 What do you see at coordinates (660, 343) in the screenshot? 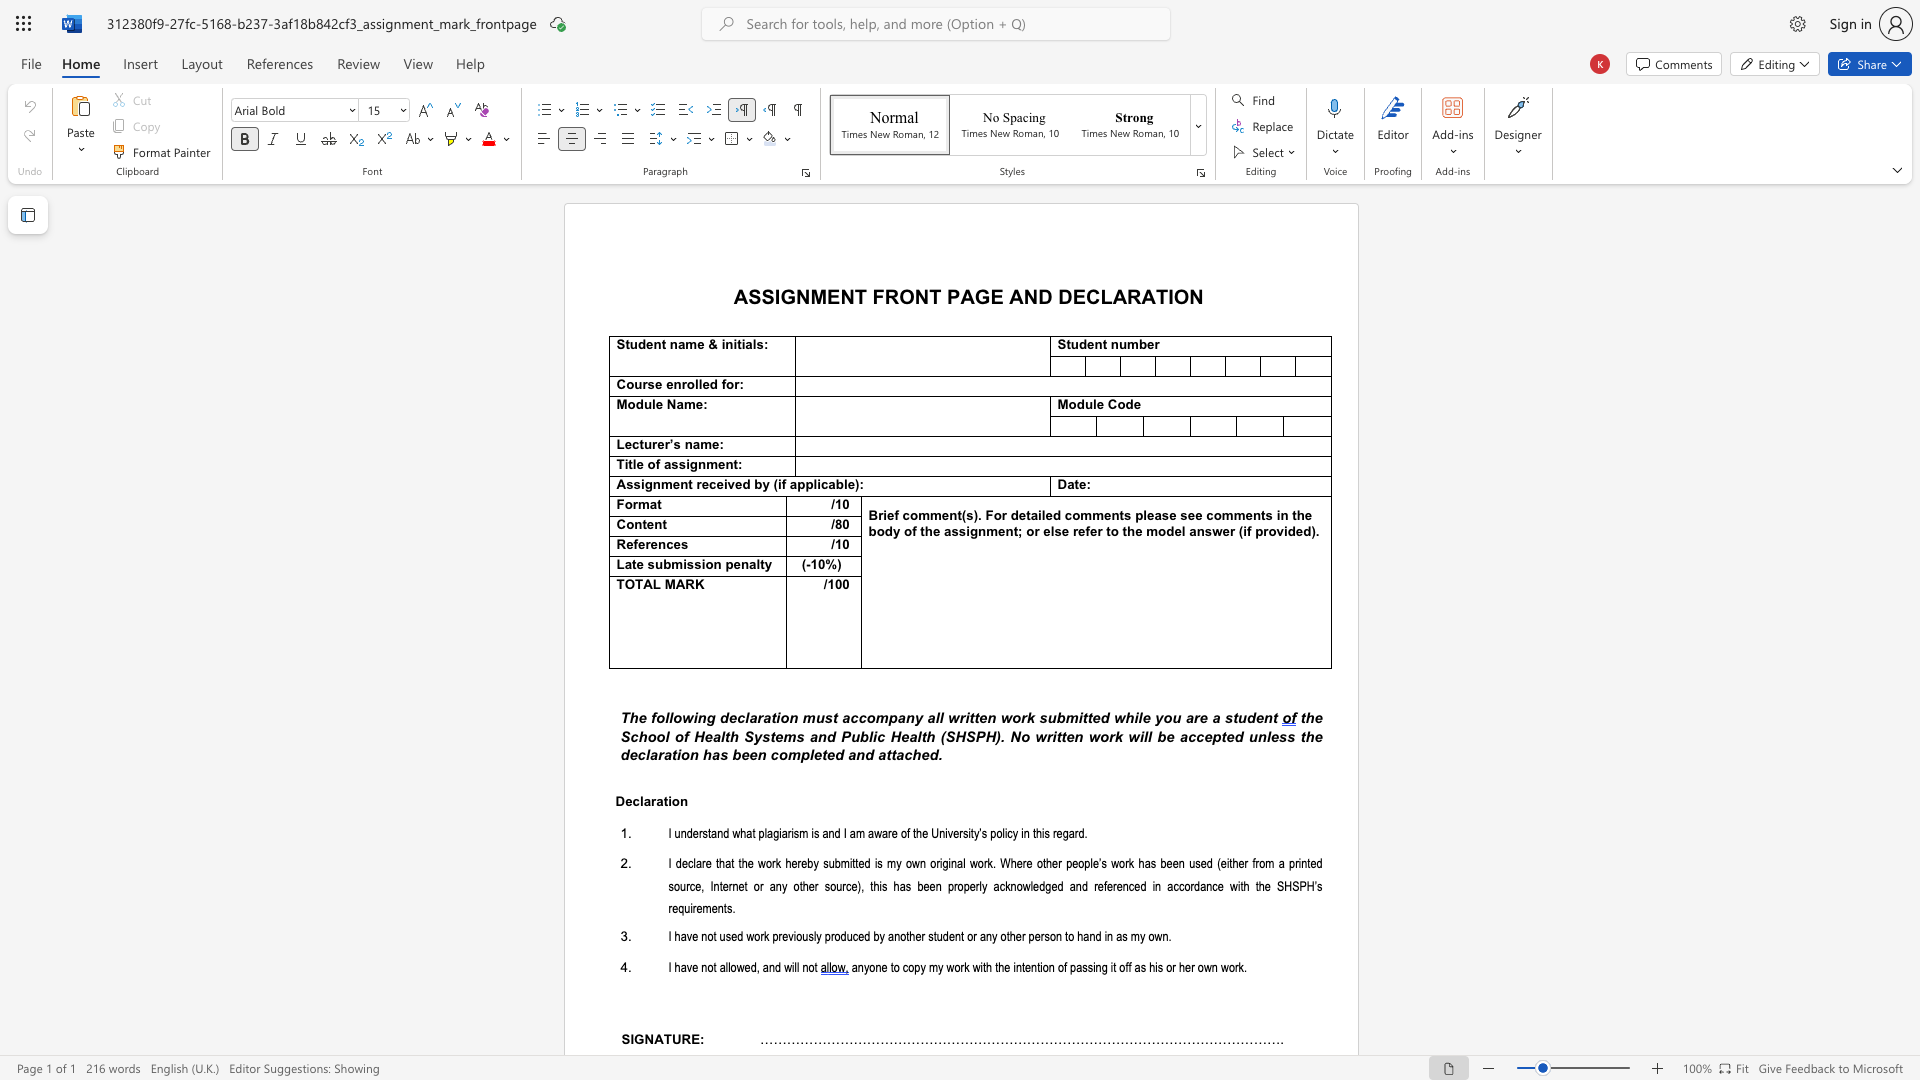
I see `the space between the continuous character "n" and "t" in the text` at bounding box center [660, 343].